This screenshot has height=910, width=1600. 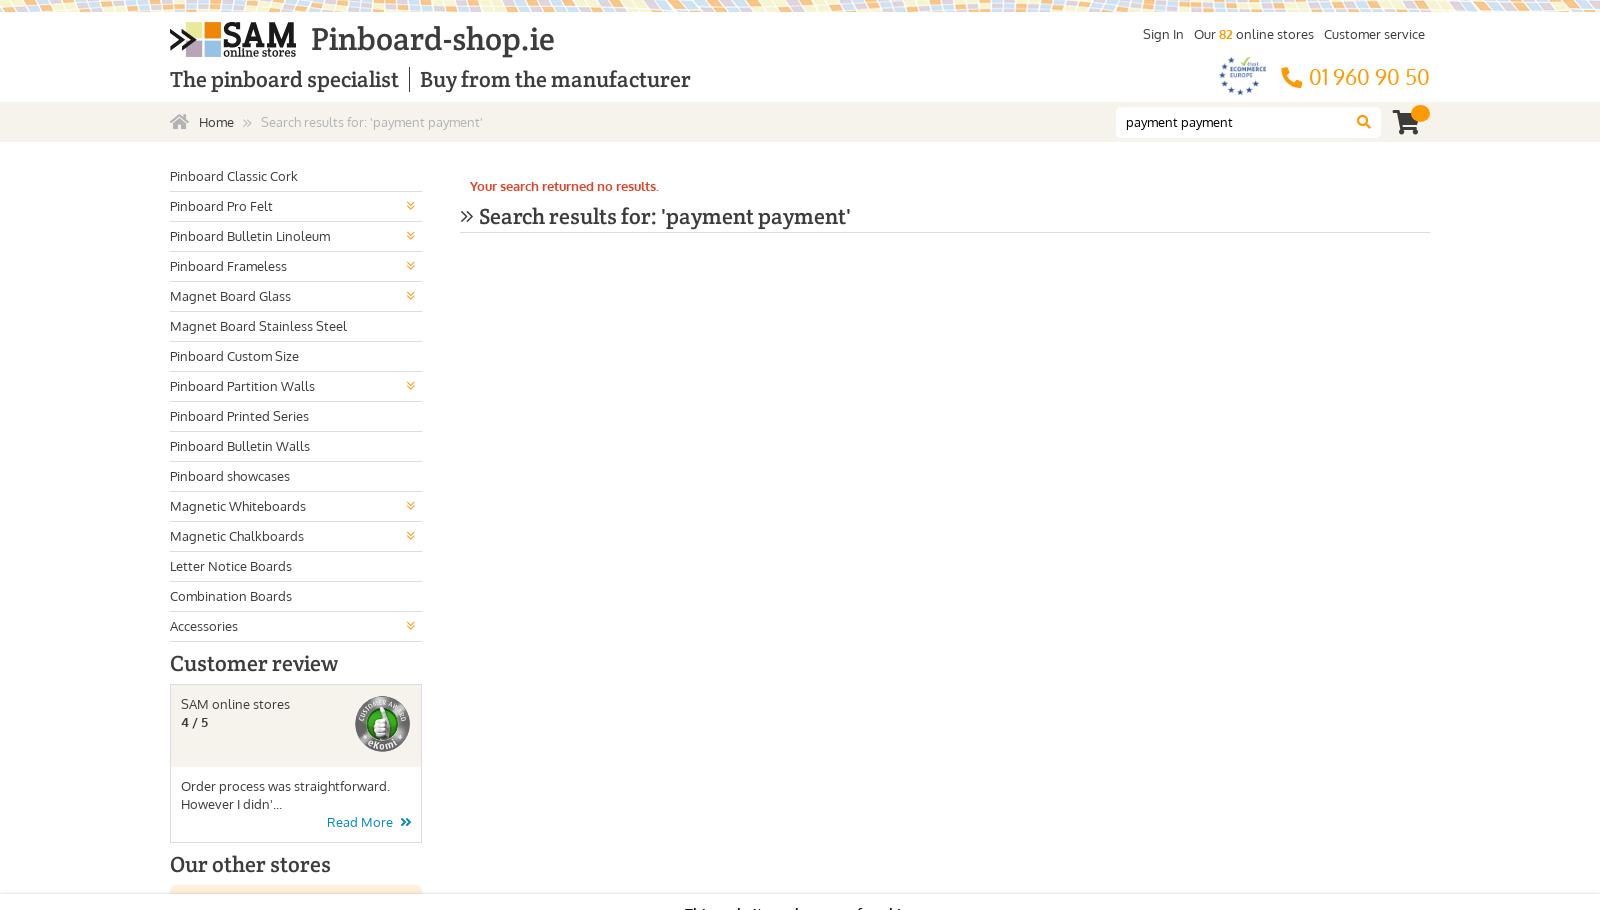 I want to click on 'Pinboard Bulletin Walls', so click(x=240, y=445).